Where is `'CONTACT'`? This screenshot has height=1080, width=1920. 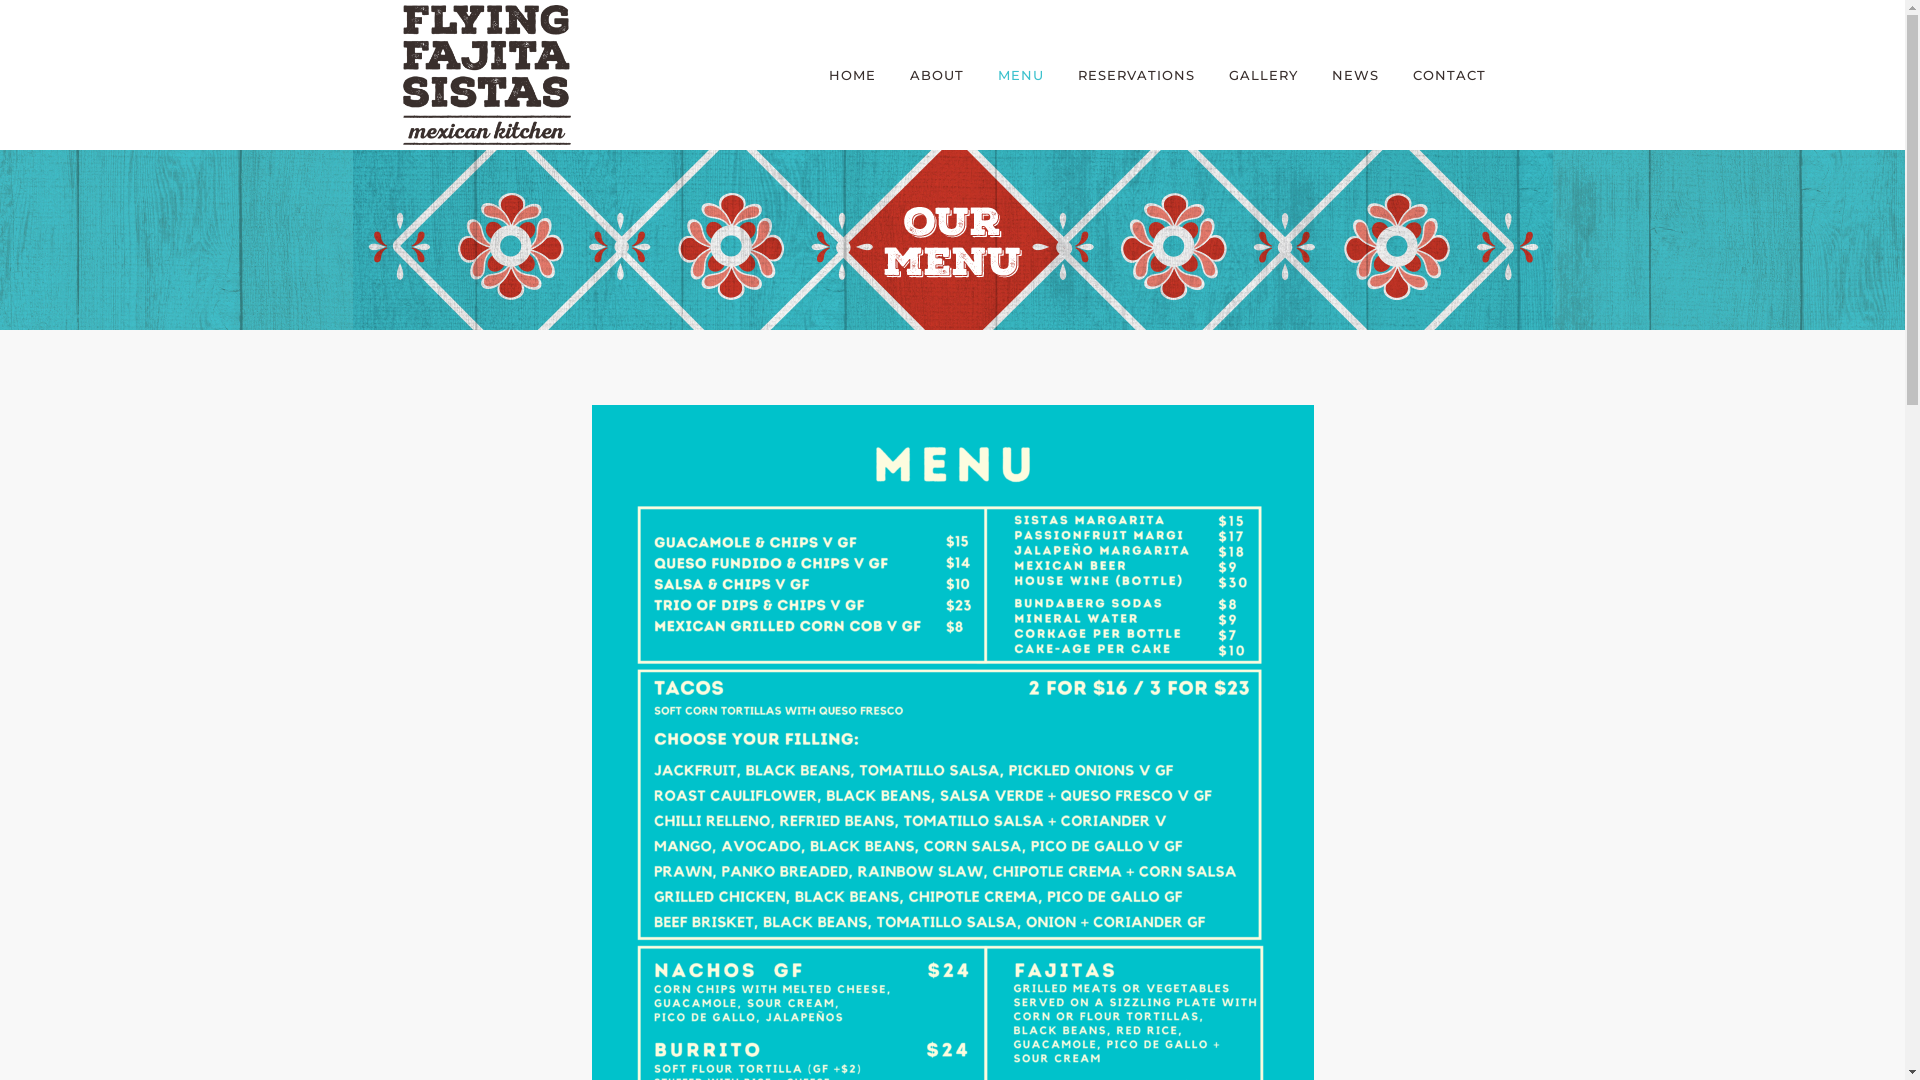 'CONTACT' is located at coordinates (1449, 73).